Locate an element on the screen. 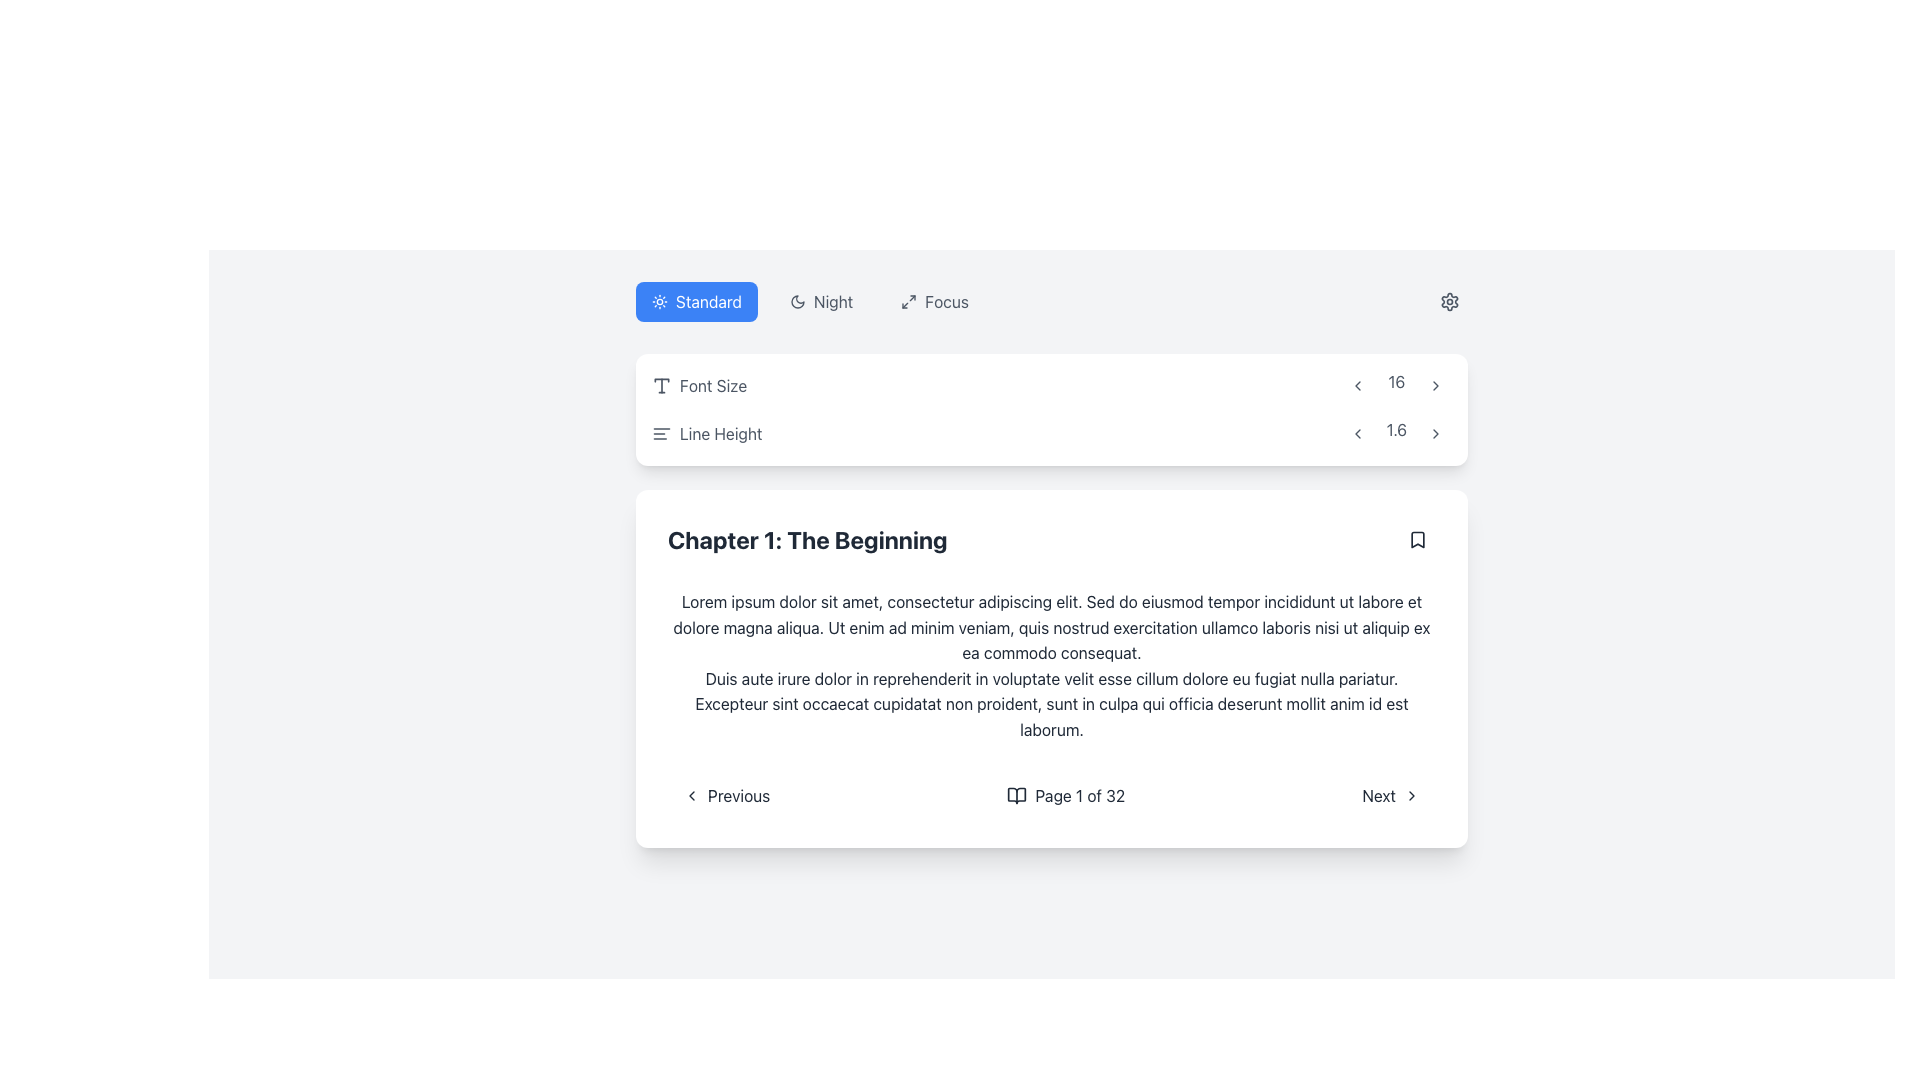 This screenshot has width=1920, height=1080. the 'Focus' button, which is the third button in a horizontal row at the top of the interface, styled with rounded corners and a gray hover effect is located at coordinates (934, 301).